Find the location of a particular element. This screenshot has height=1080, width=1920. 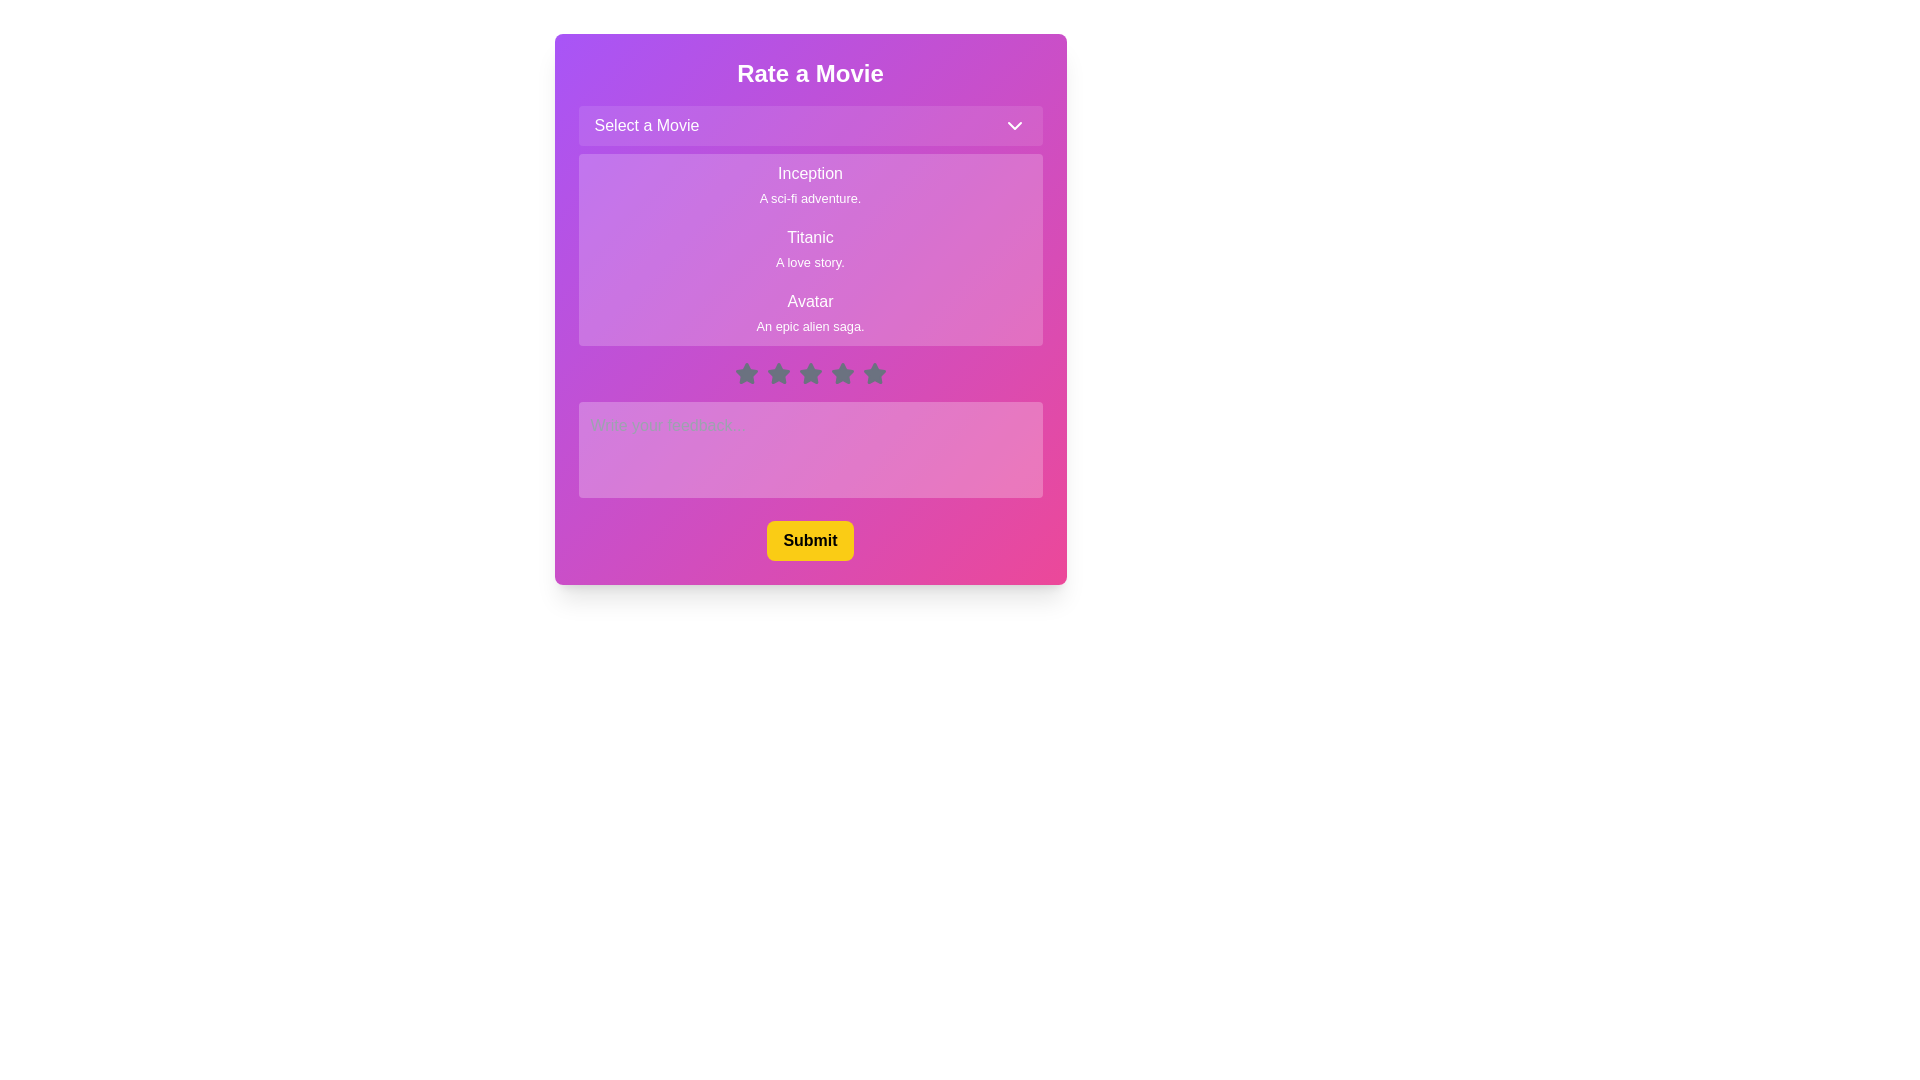

the first star icon in the star rating section is located at coordinates (745, 373).